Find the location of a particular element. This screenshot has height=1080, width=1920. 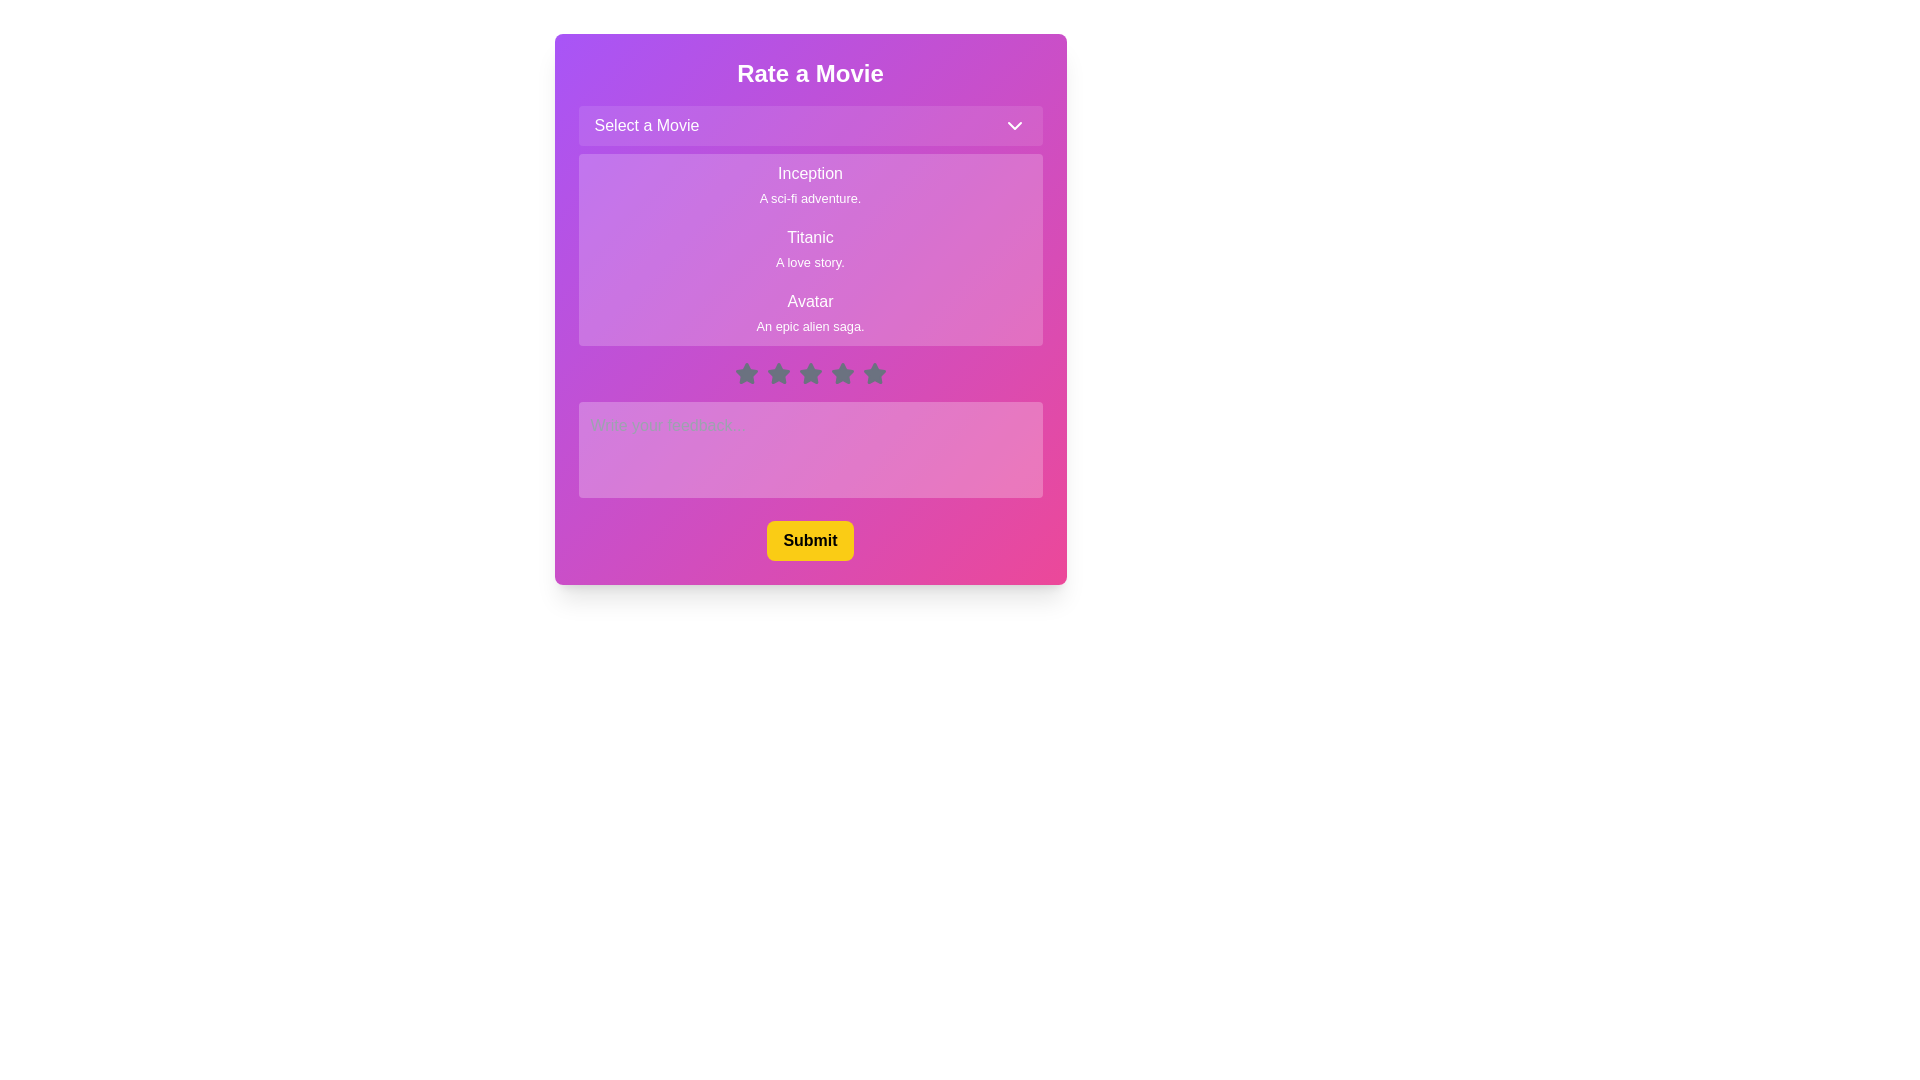

the first star icon in the star rating section is located at coordinates (745, 373).